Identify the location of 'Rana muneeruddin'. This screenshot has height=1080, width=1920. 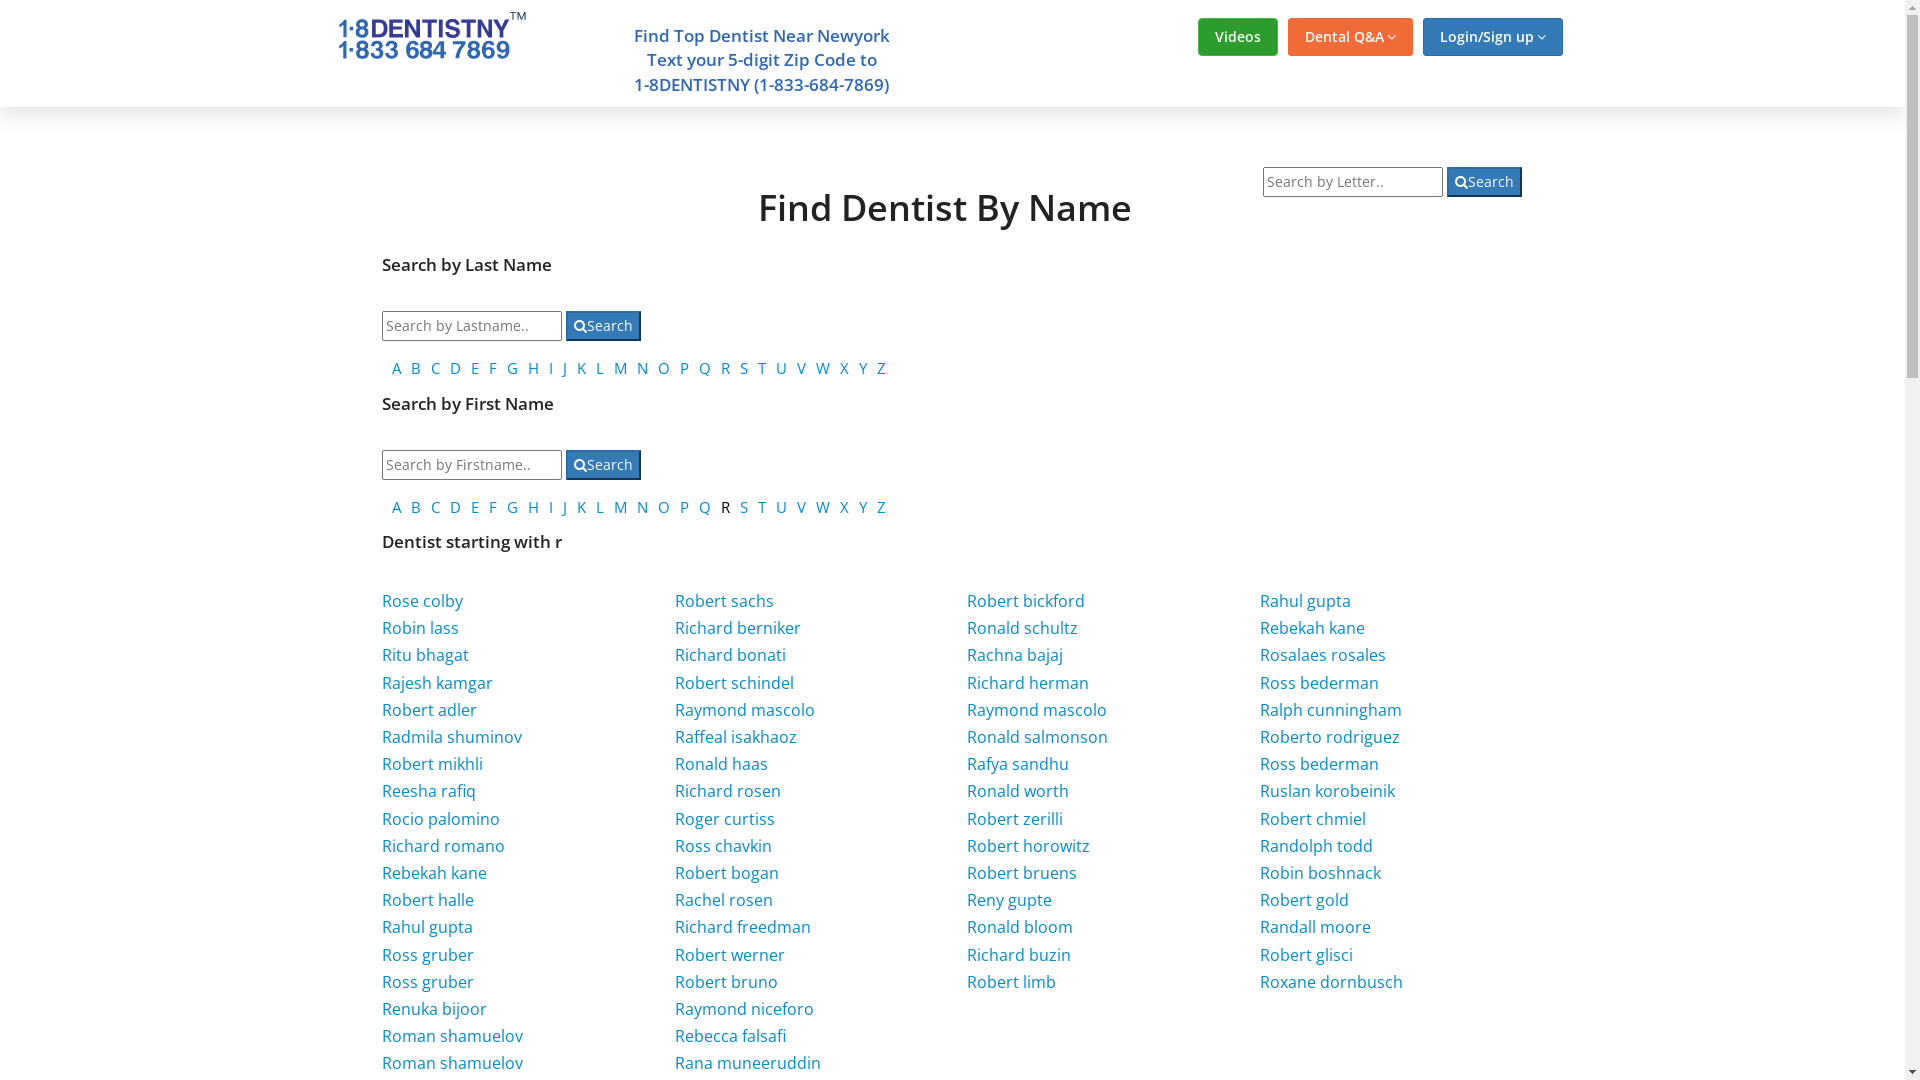
(747, 1062).